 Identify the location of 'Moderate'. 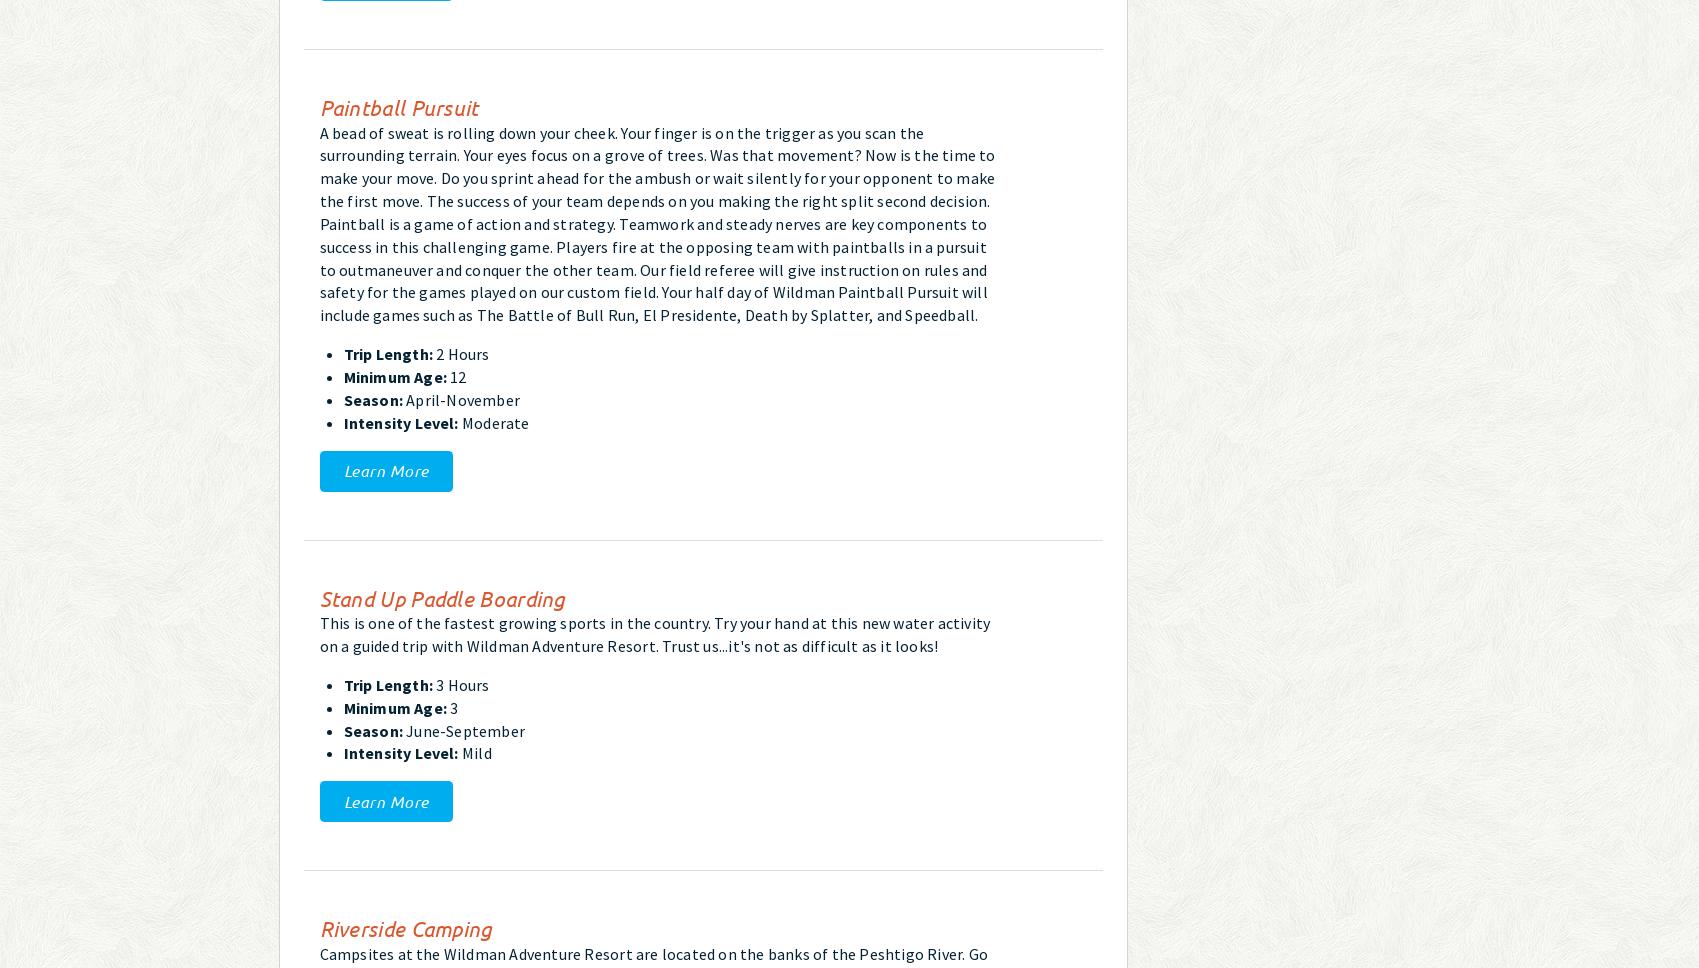
(492, 422).